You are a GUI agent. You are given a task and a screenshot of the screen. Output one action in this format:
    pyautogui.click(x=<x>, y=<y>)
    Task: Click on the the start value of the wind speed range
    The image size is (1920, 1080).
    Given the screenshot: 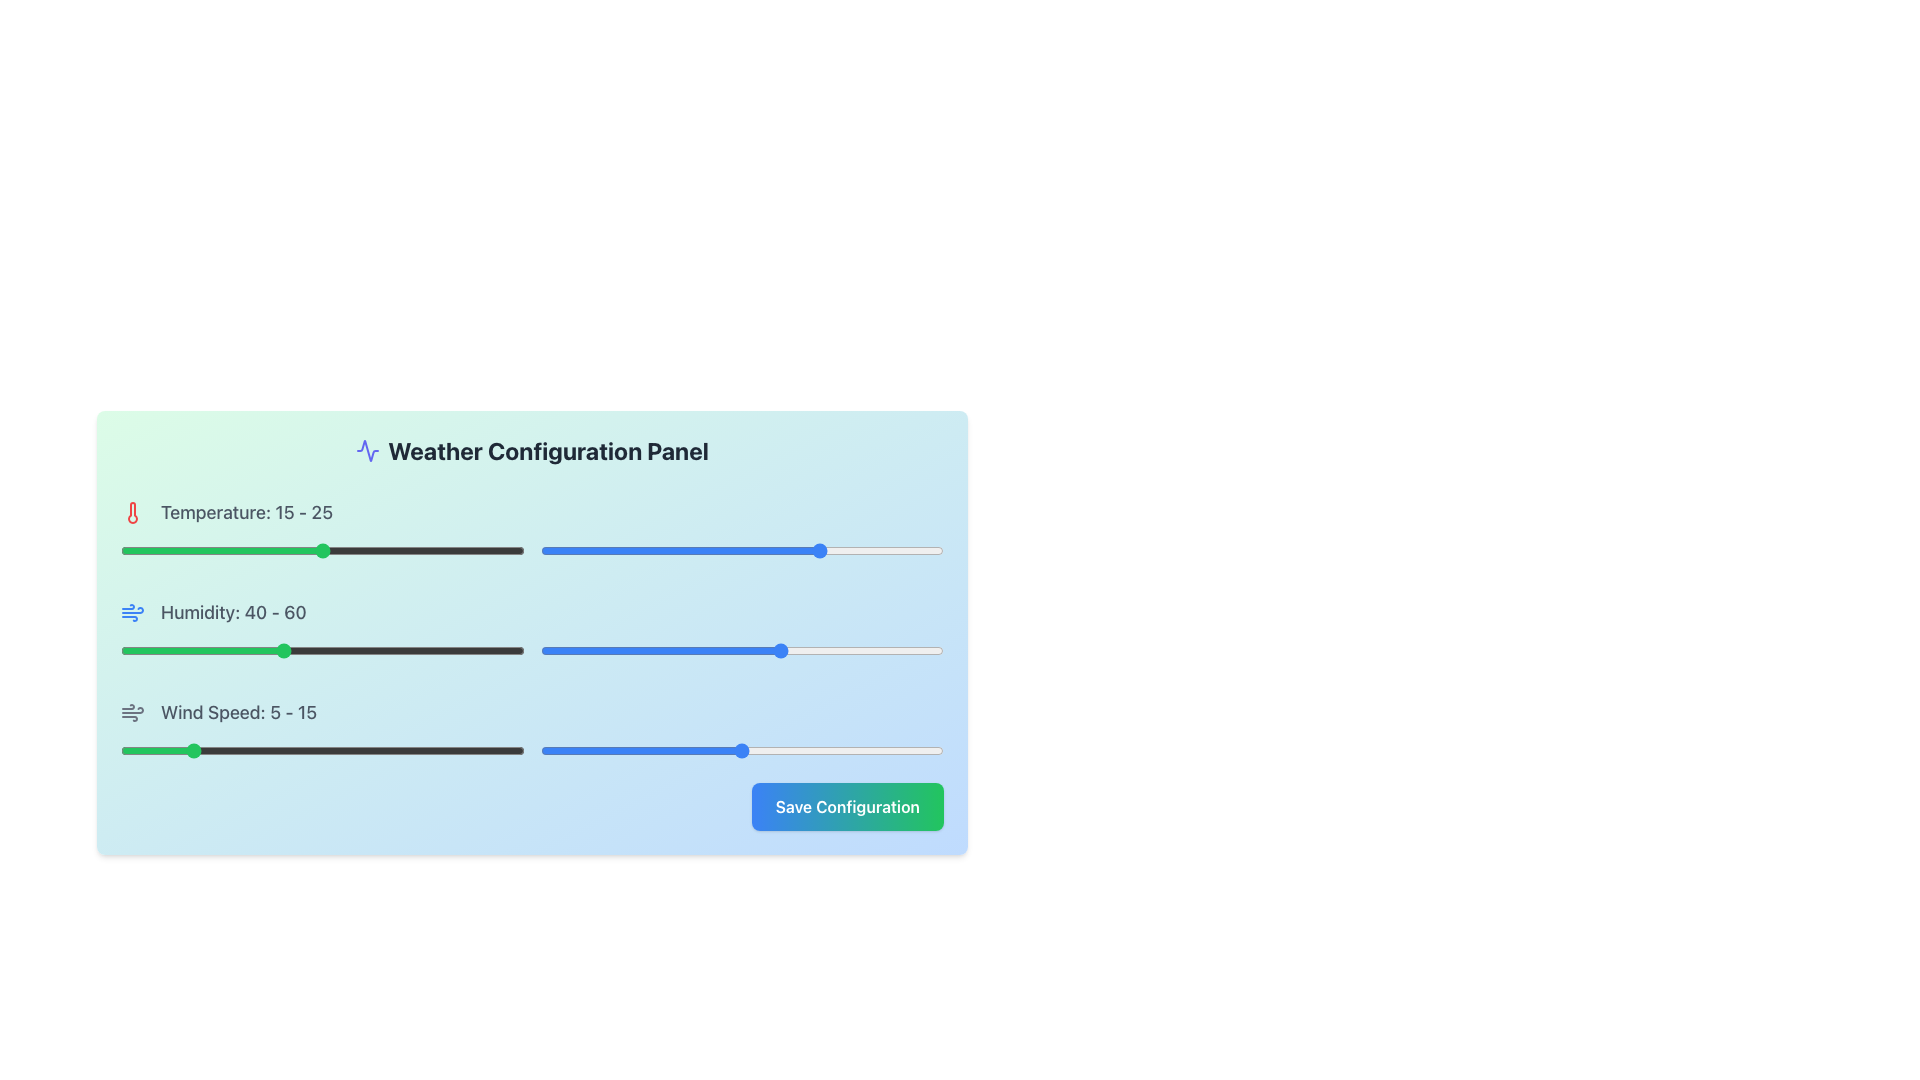 What is the action you would take?
    pyautogui.click(x=188, y=751)
    